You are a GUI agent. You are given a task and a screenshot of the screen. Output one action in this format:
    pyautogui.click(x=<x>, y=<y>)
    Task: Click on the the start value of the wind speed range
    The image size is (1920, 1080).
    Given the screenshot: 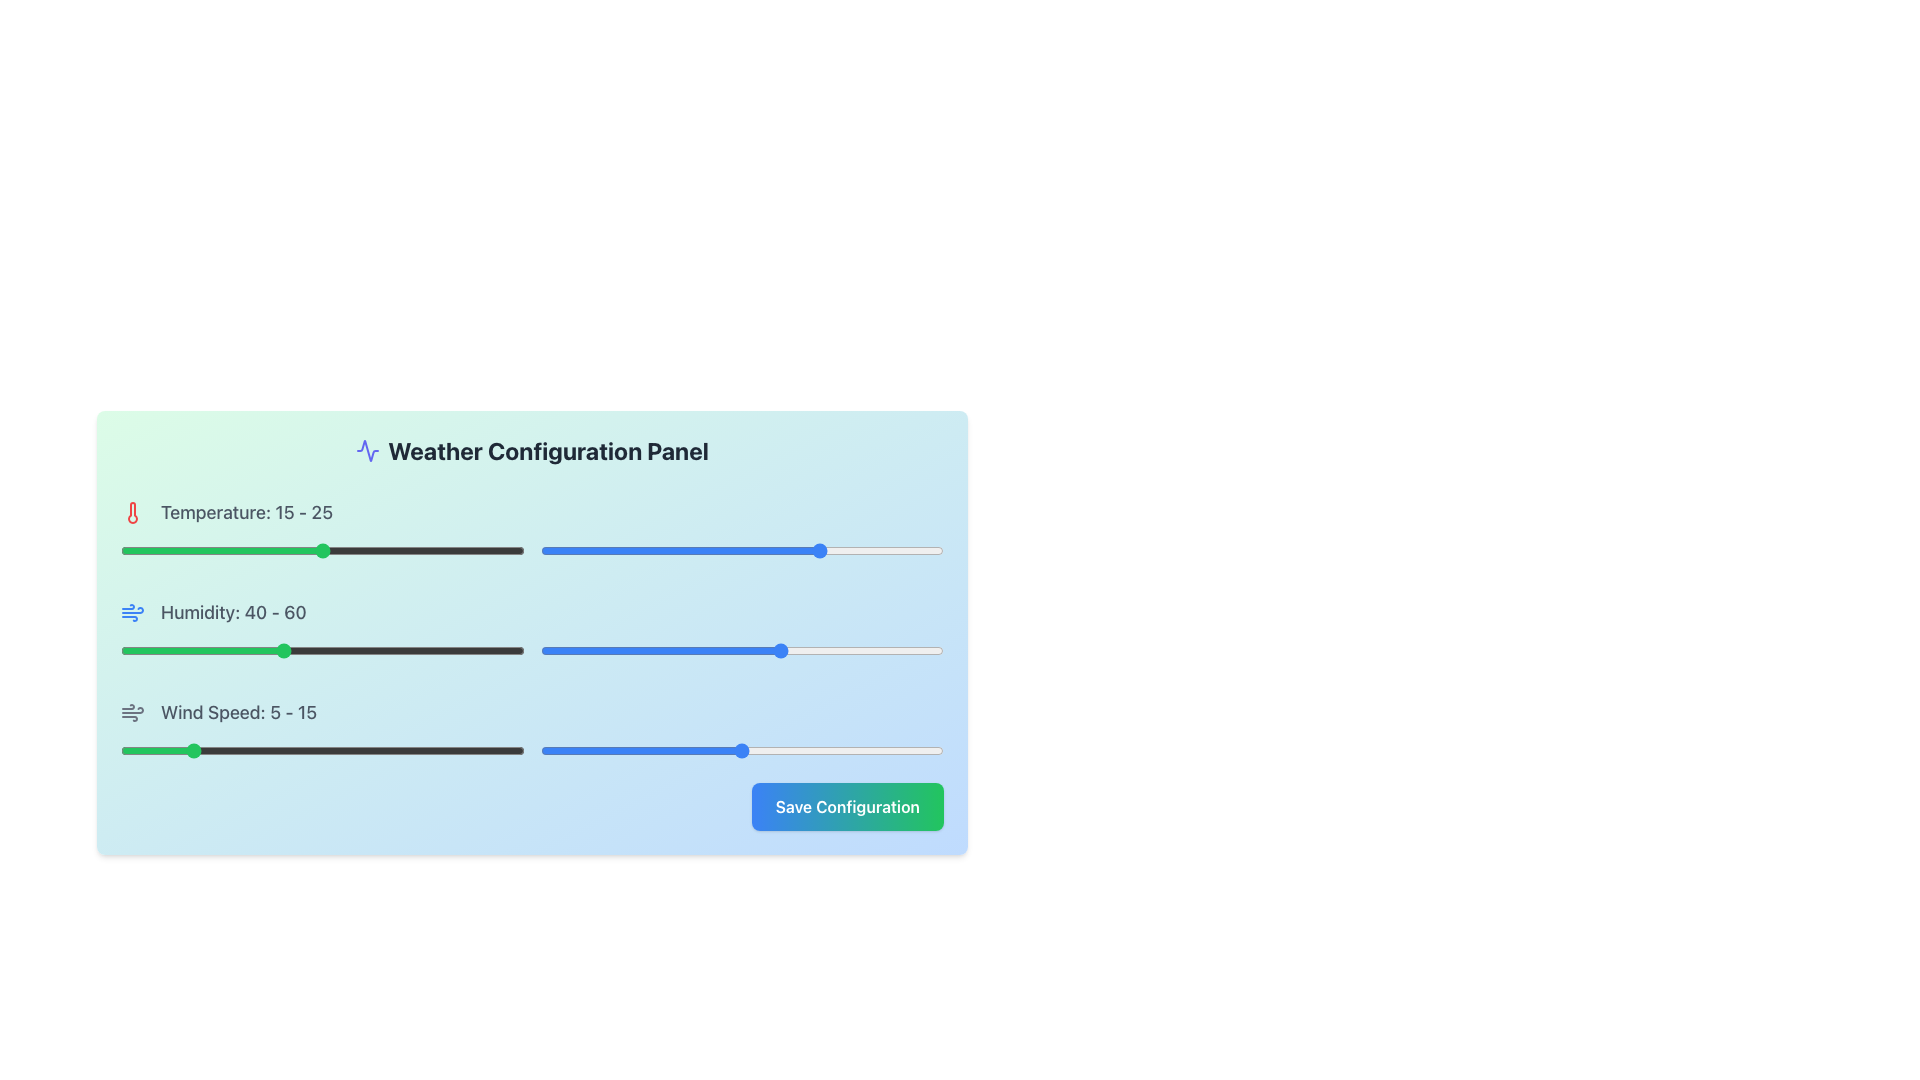 What is the action you would take?
    pyautogui.click(x=188, y=751)
    